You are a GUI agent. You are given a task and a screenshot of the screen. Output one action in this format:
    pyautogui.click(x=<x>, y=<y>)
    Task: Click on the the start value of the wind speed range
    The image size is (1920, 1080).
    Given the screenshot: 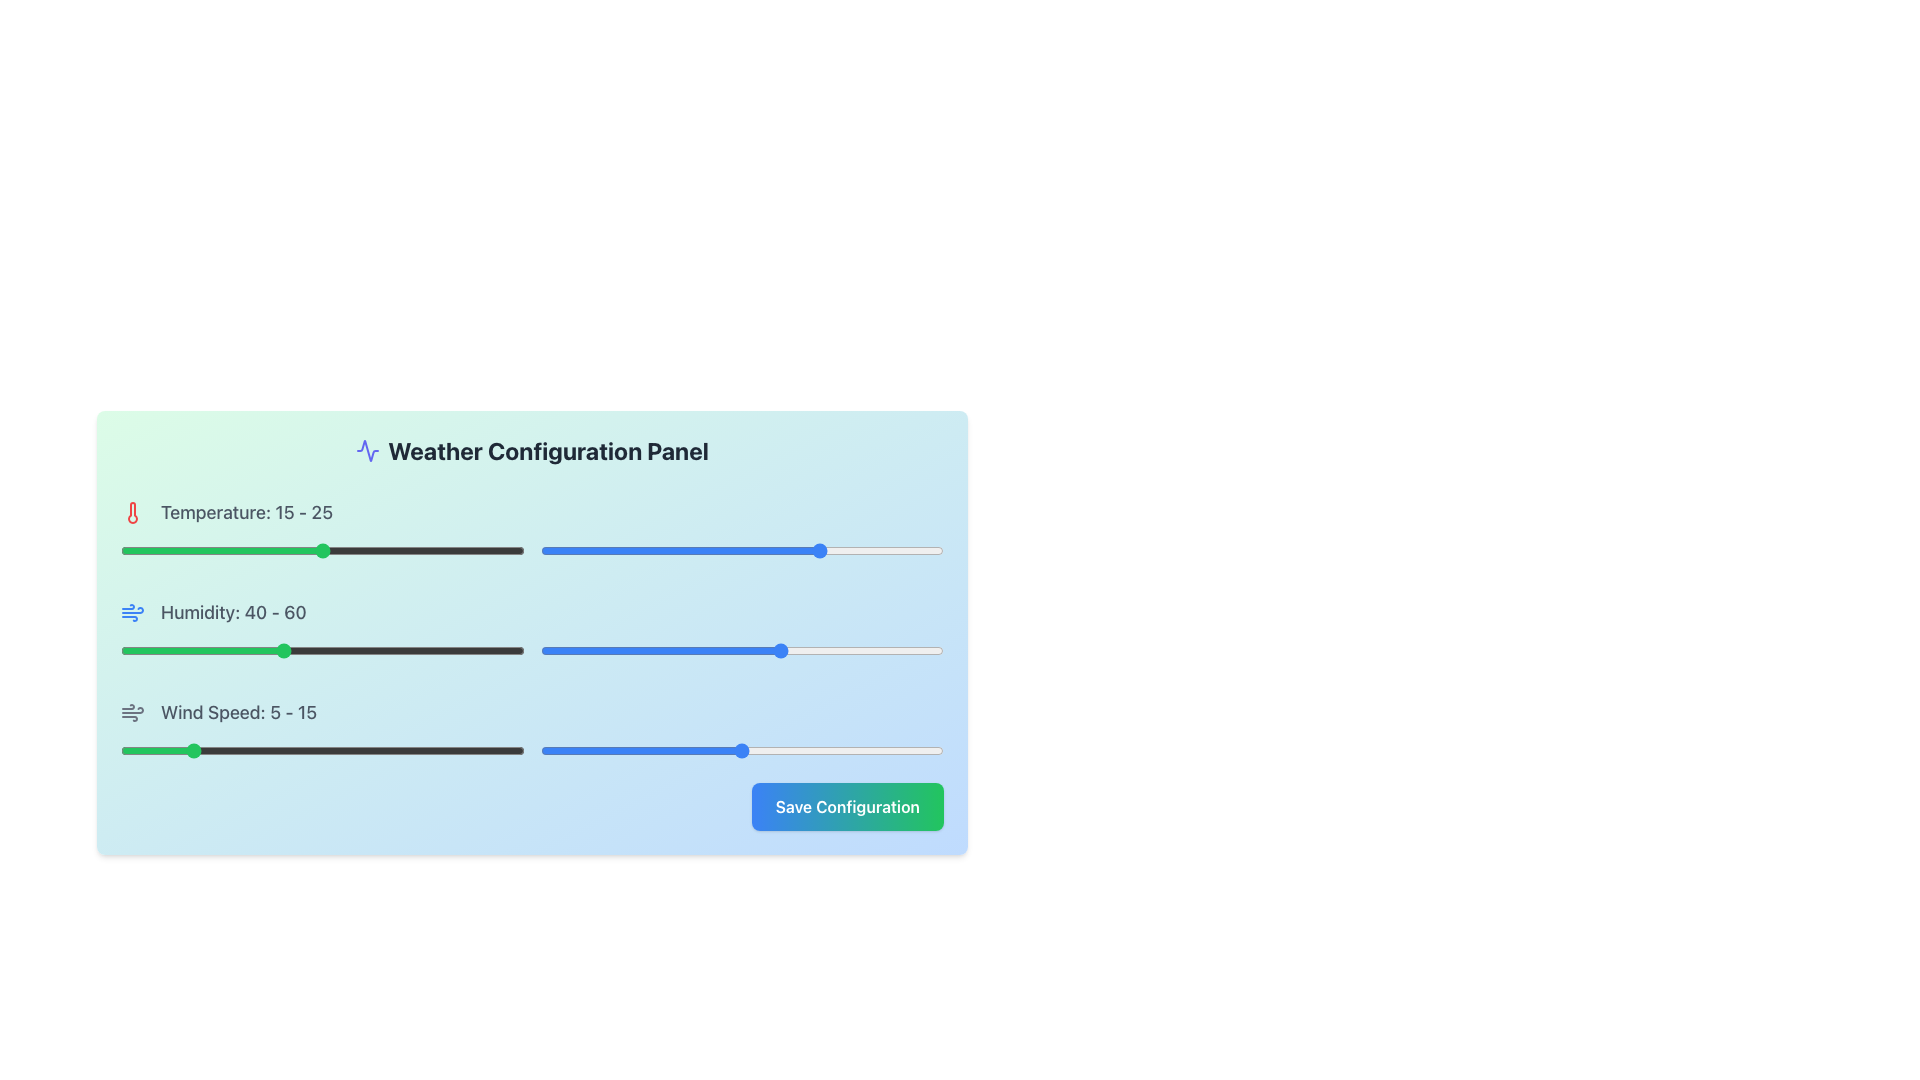 What is the action you would take?
    pyautogui.click(x=188, y=751)
    